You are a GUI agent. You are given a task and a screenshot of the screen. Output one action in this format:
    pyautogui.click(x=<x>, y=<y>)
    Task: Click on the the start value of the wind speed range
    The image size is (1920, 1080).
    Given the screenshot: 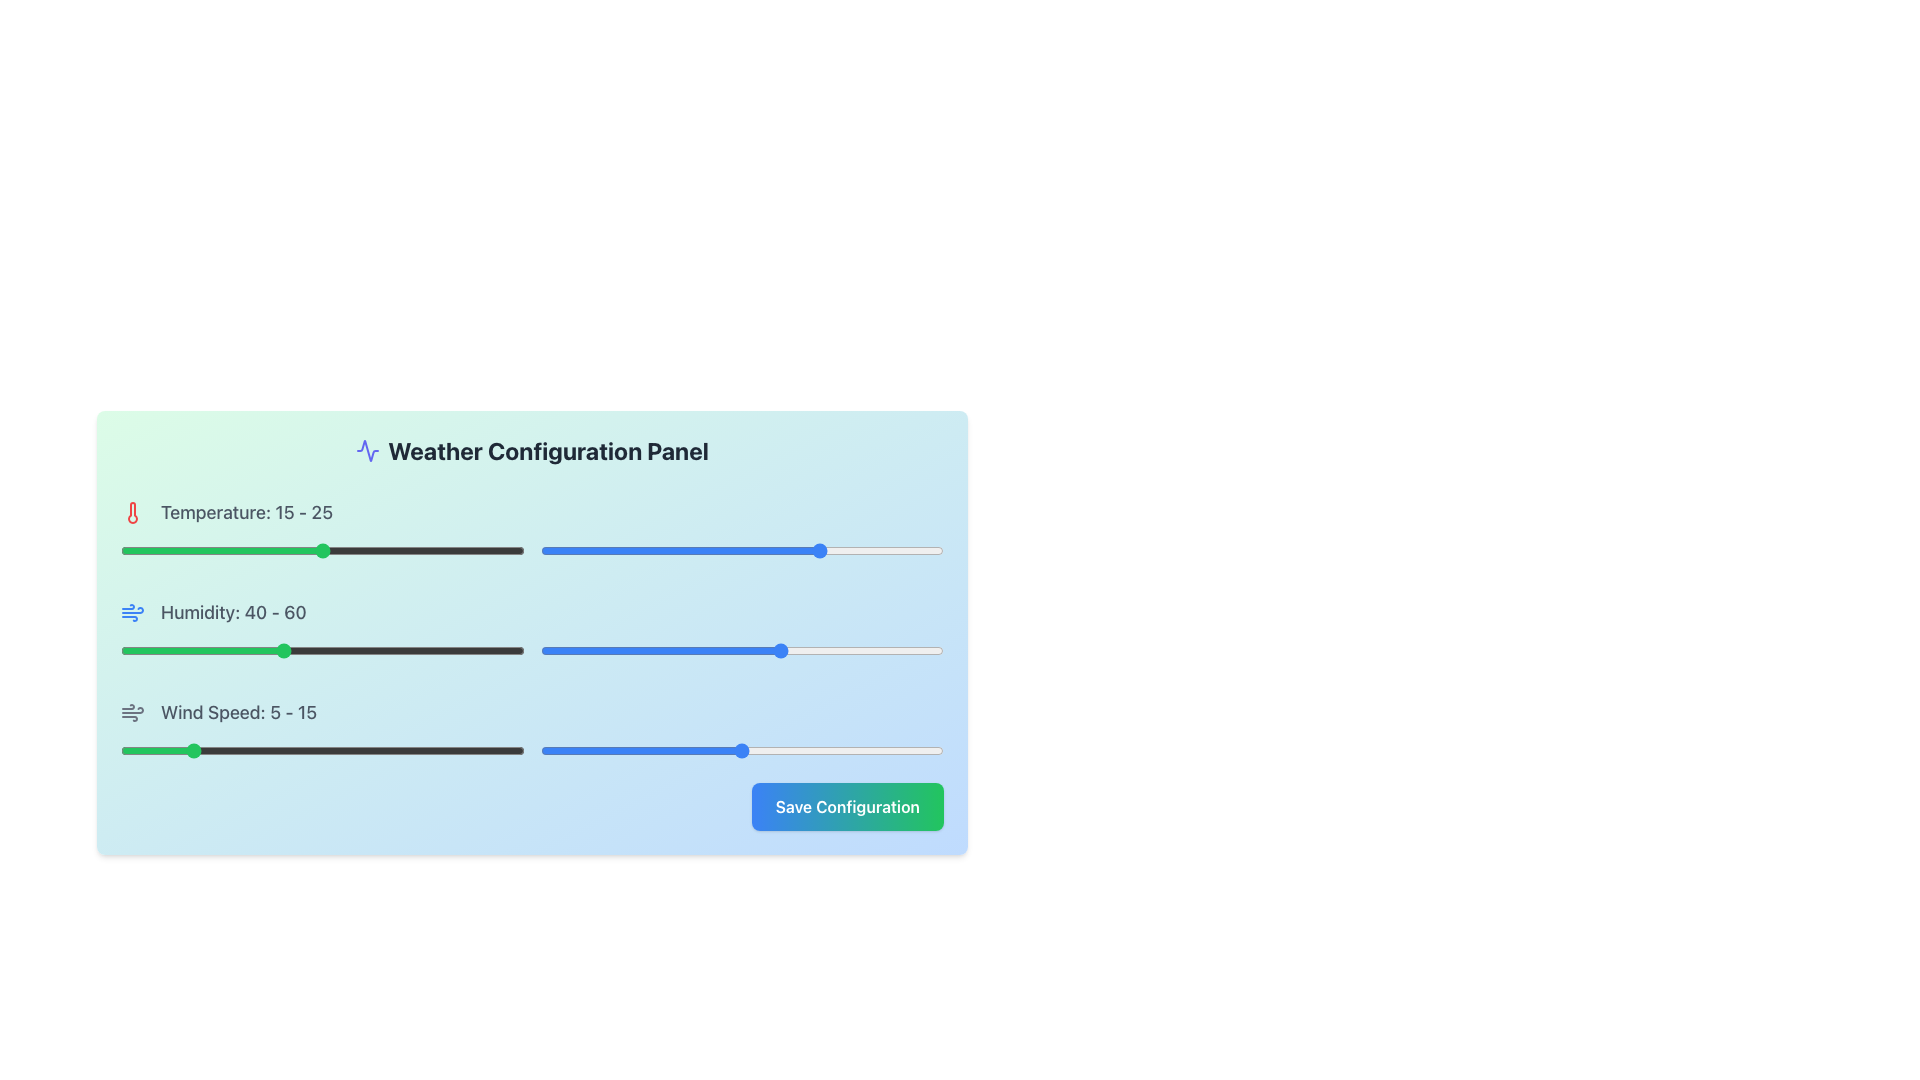 What is the action you would take?
    pyautogui.click(x=188, y=751)
    